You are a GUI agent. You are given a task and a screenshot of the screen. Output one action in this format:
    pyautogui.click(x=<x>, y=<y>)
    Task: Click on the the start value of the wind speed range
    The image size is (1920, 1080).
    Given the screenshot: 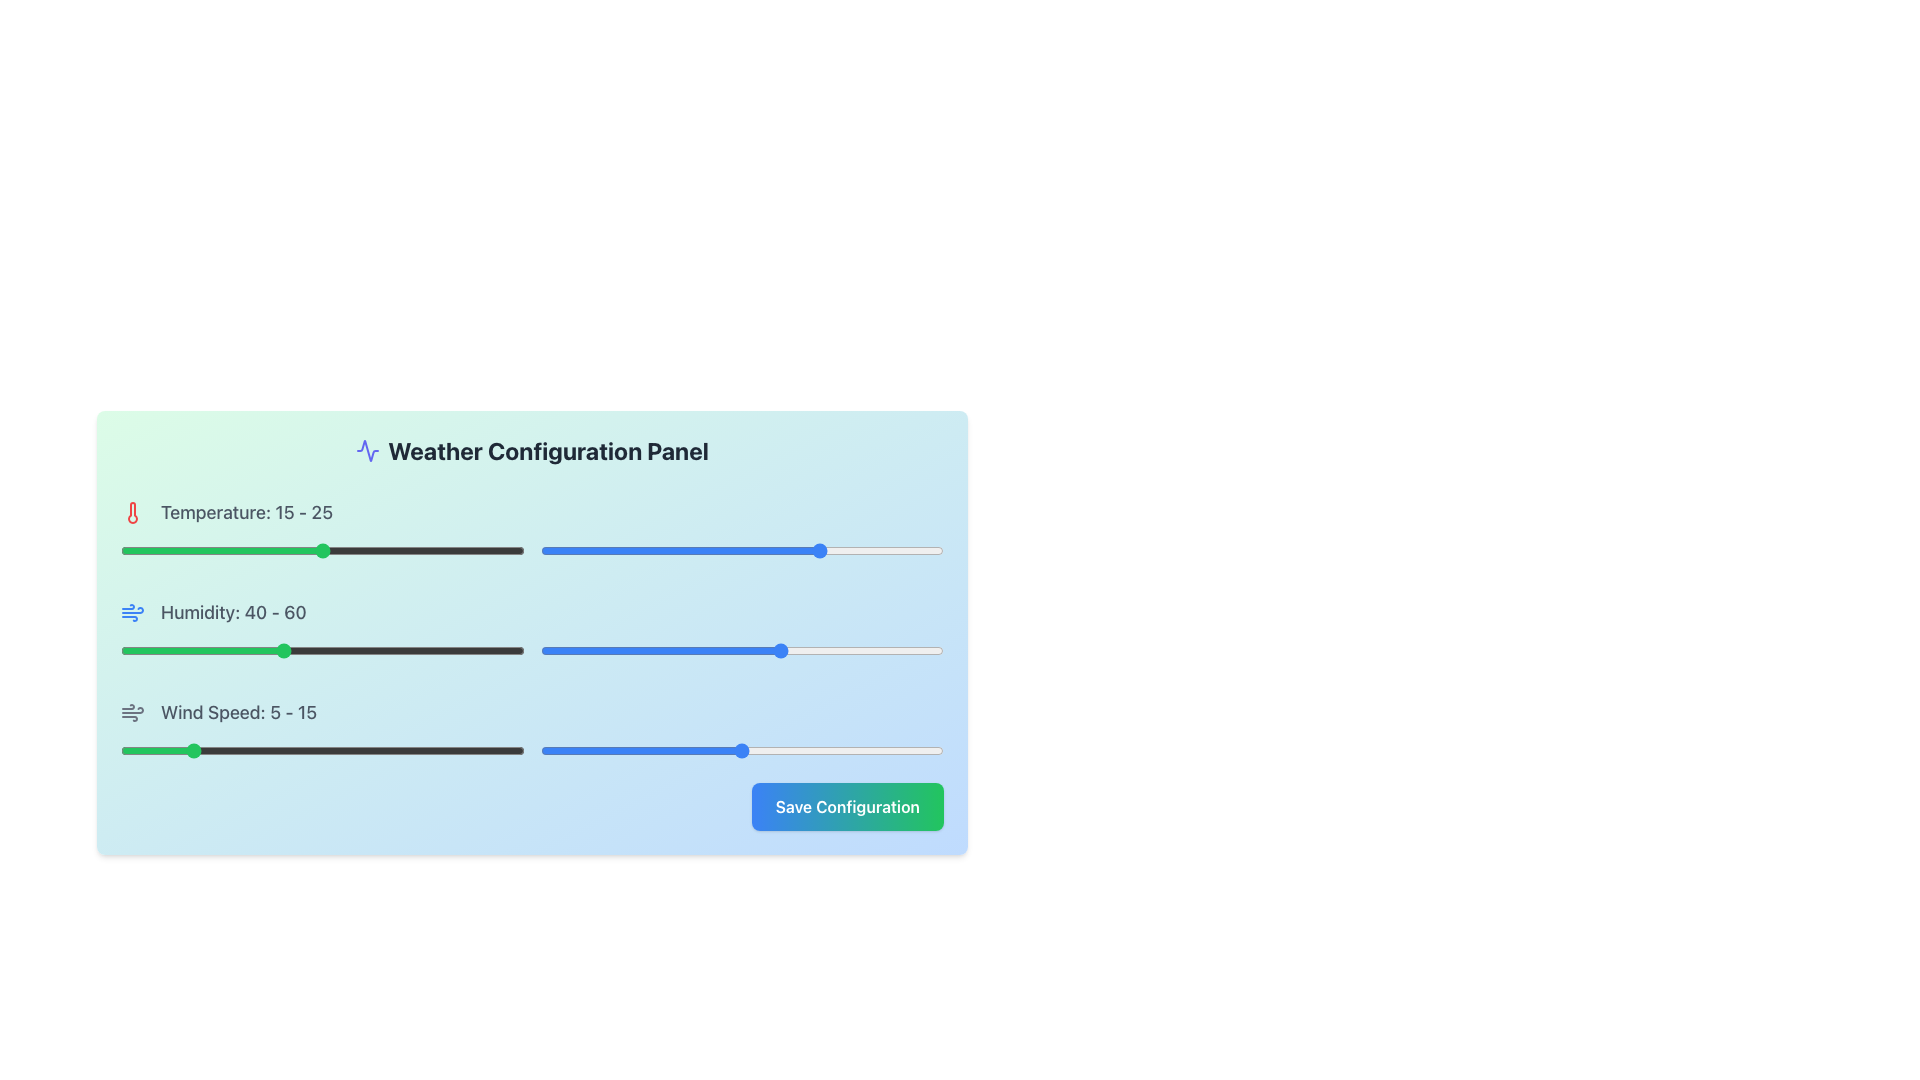 What is the action you would take?
    pyautogui.click(x=188, y=751)
    